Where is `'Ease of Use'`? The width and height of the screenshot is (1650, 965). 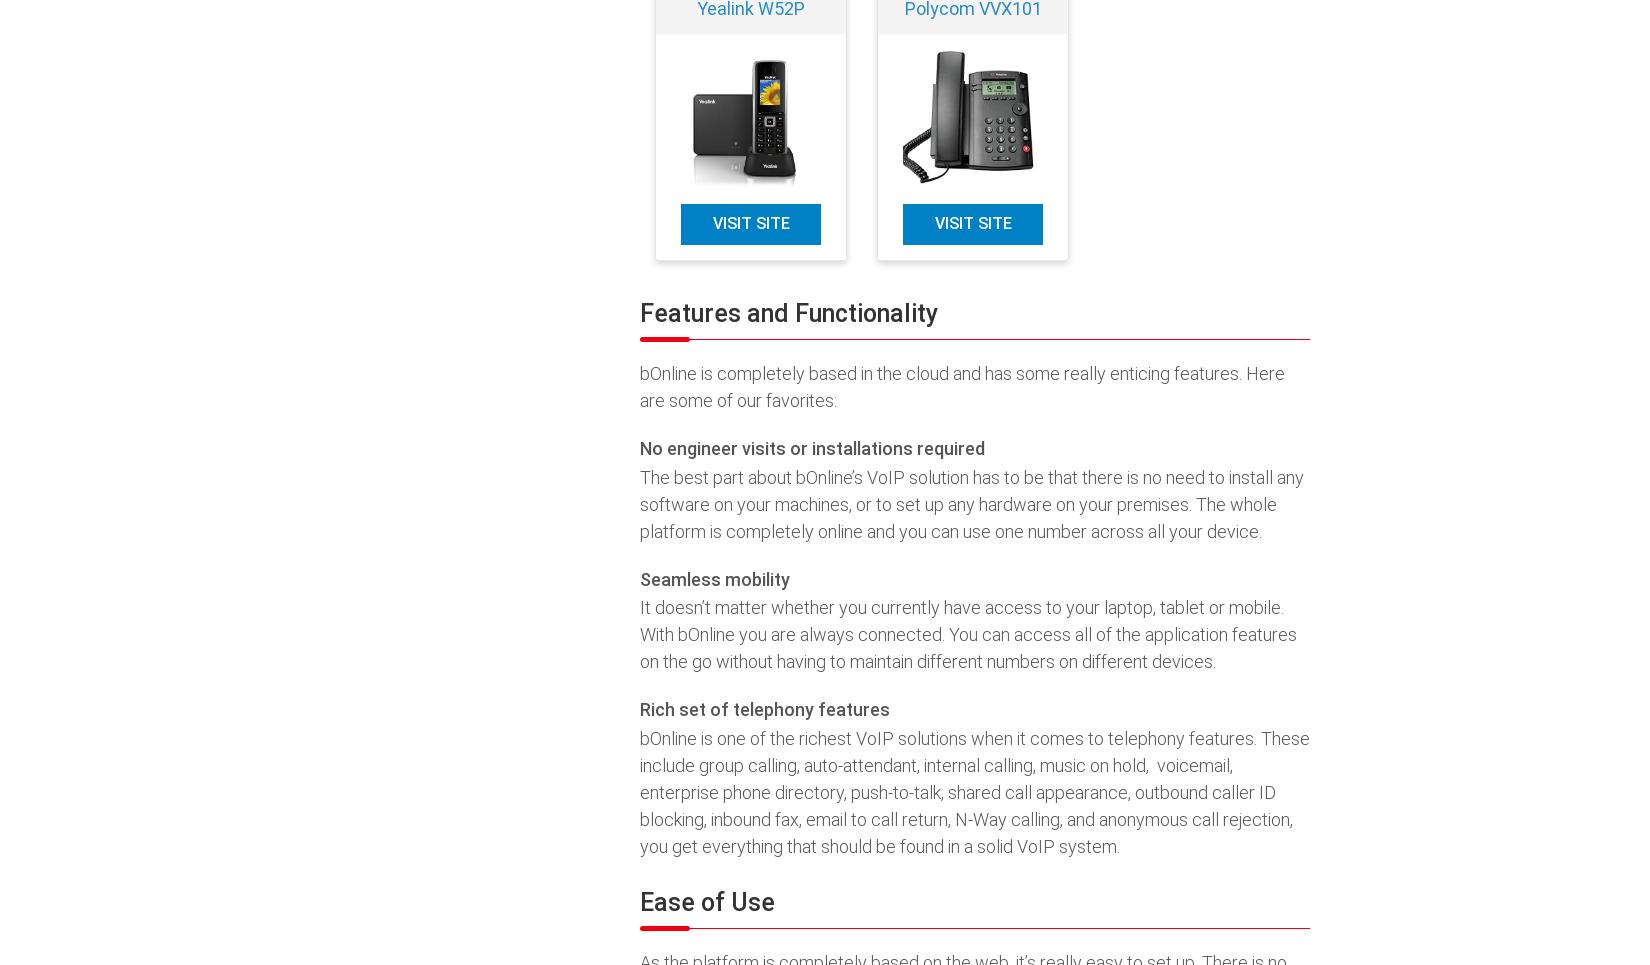 'Ease of Use' is located at coordinates (706, 901).